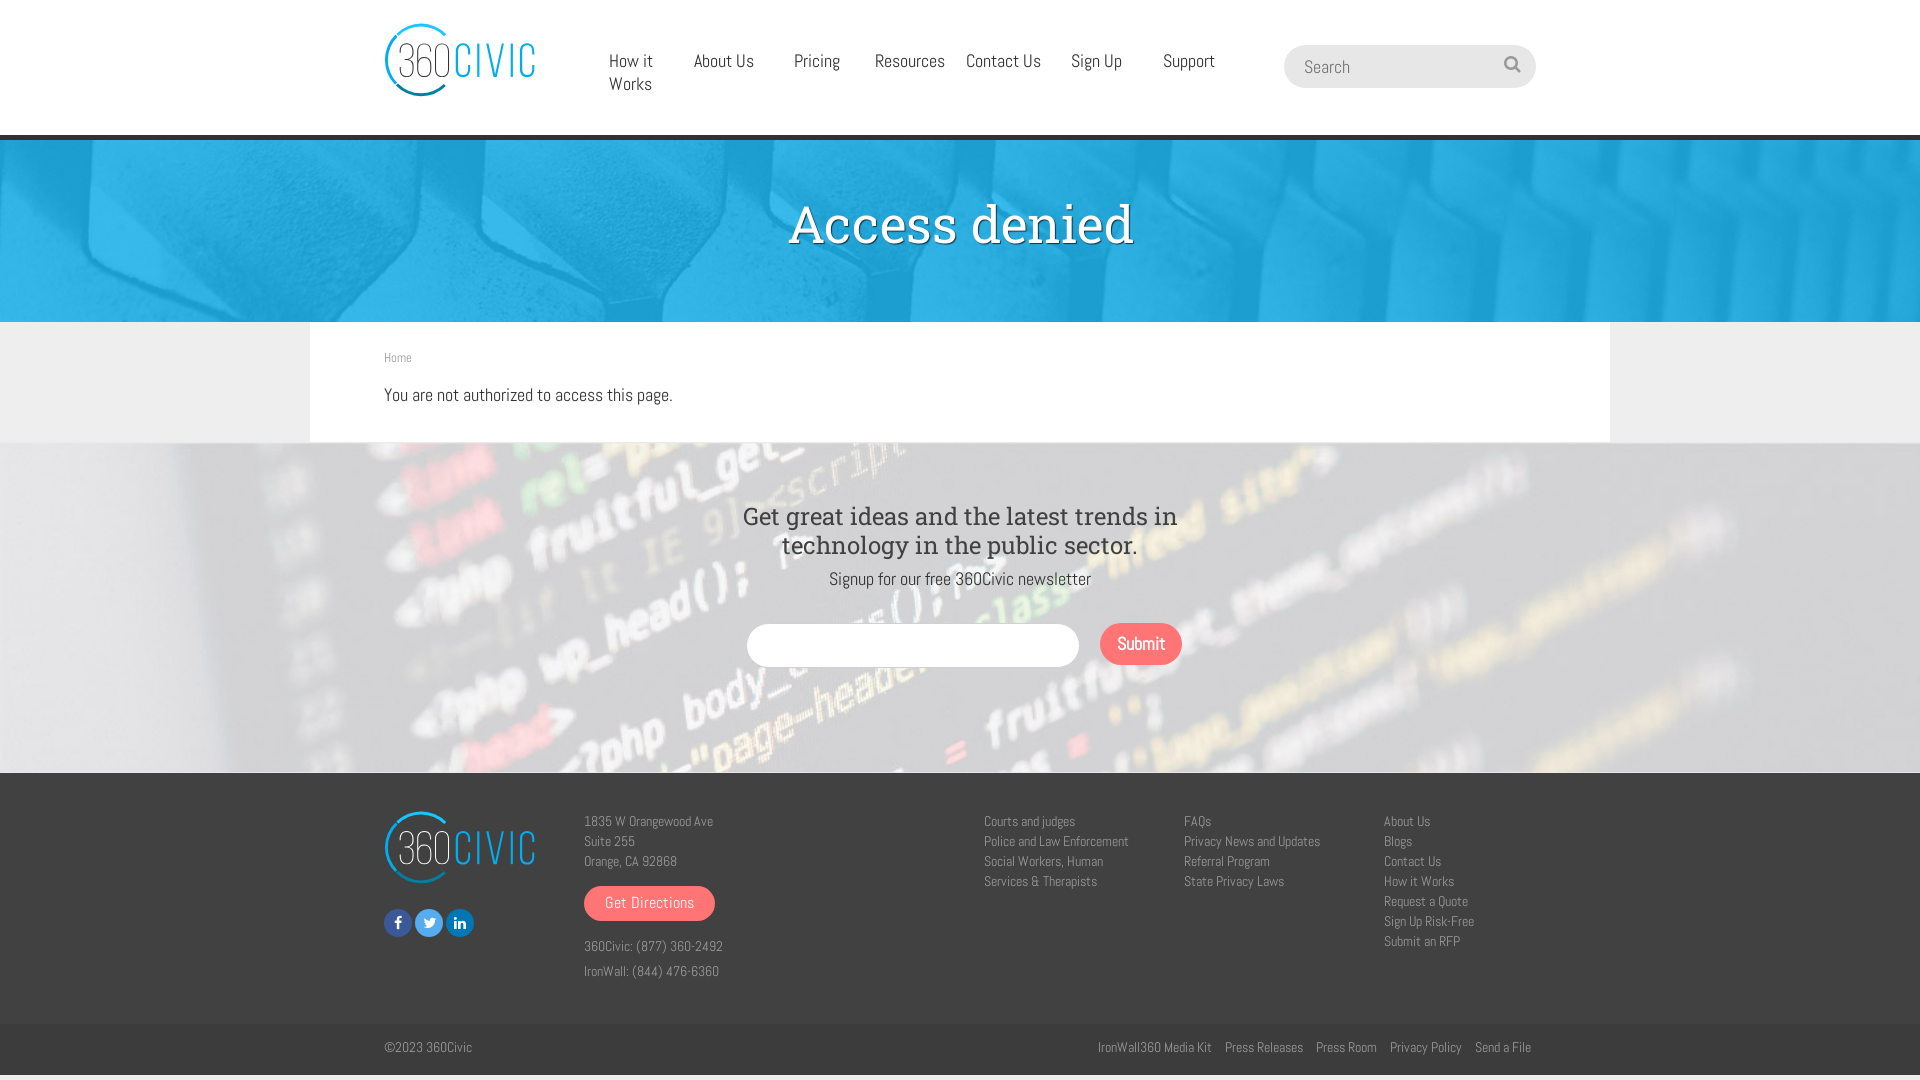 The height and width of the screenshot is (1080, 1920). What do you see at coordinates (1418, 879) in the screenshot?
I see `'How it Works'` at bounding box center [1418, 879].